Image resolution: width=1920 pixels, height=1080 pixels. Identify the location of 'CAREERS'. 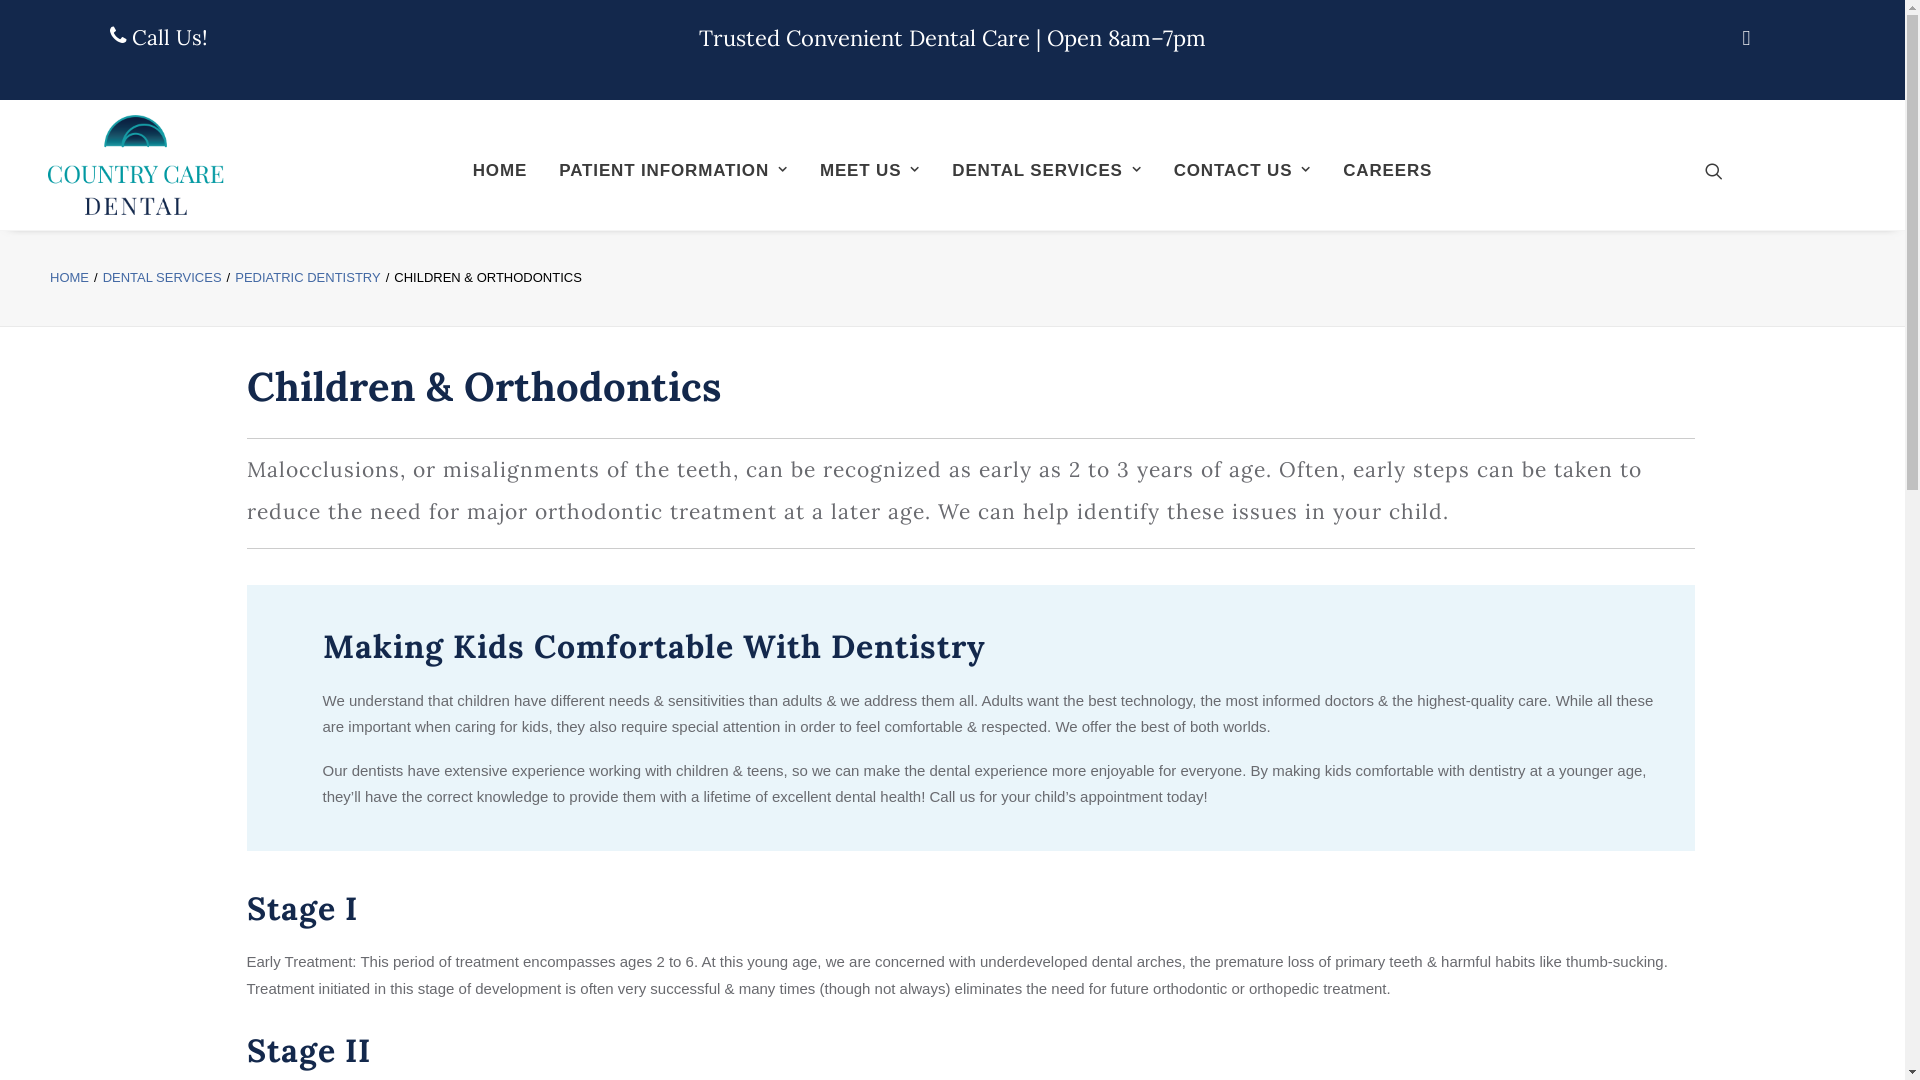
(1386, 168).